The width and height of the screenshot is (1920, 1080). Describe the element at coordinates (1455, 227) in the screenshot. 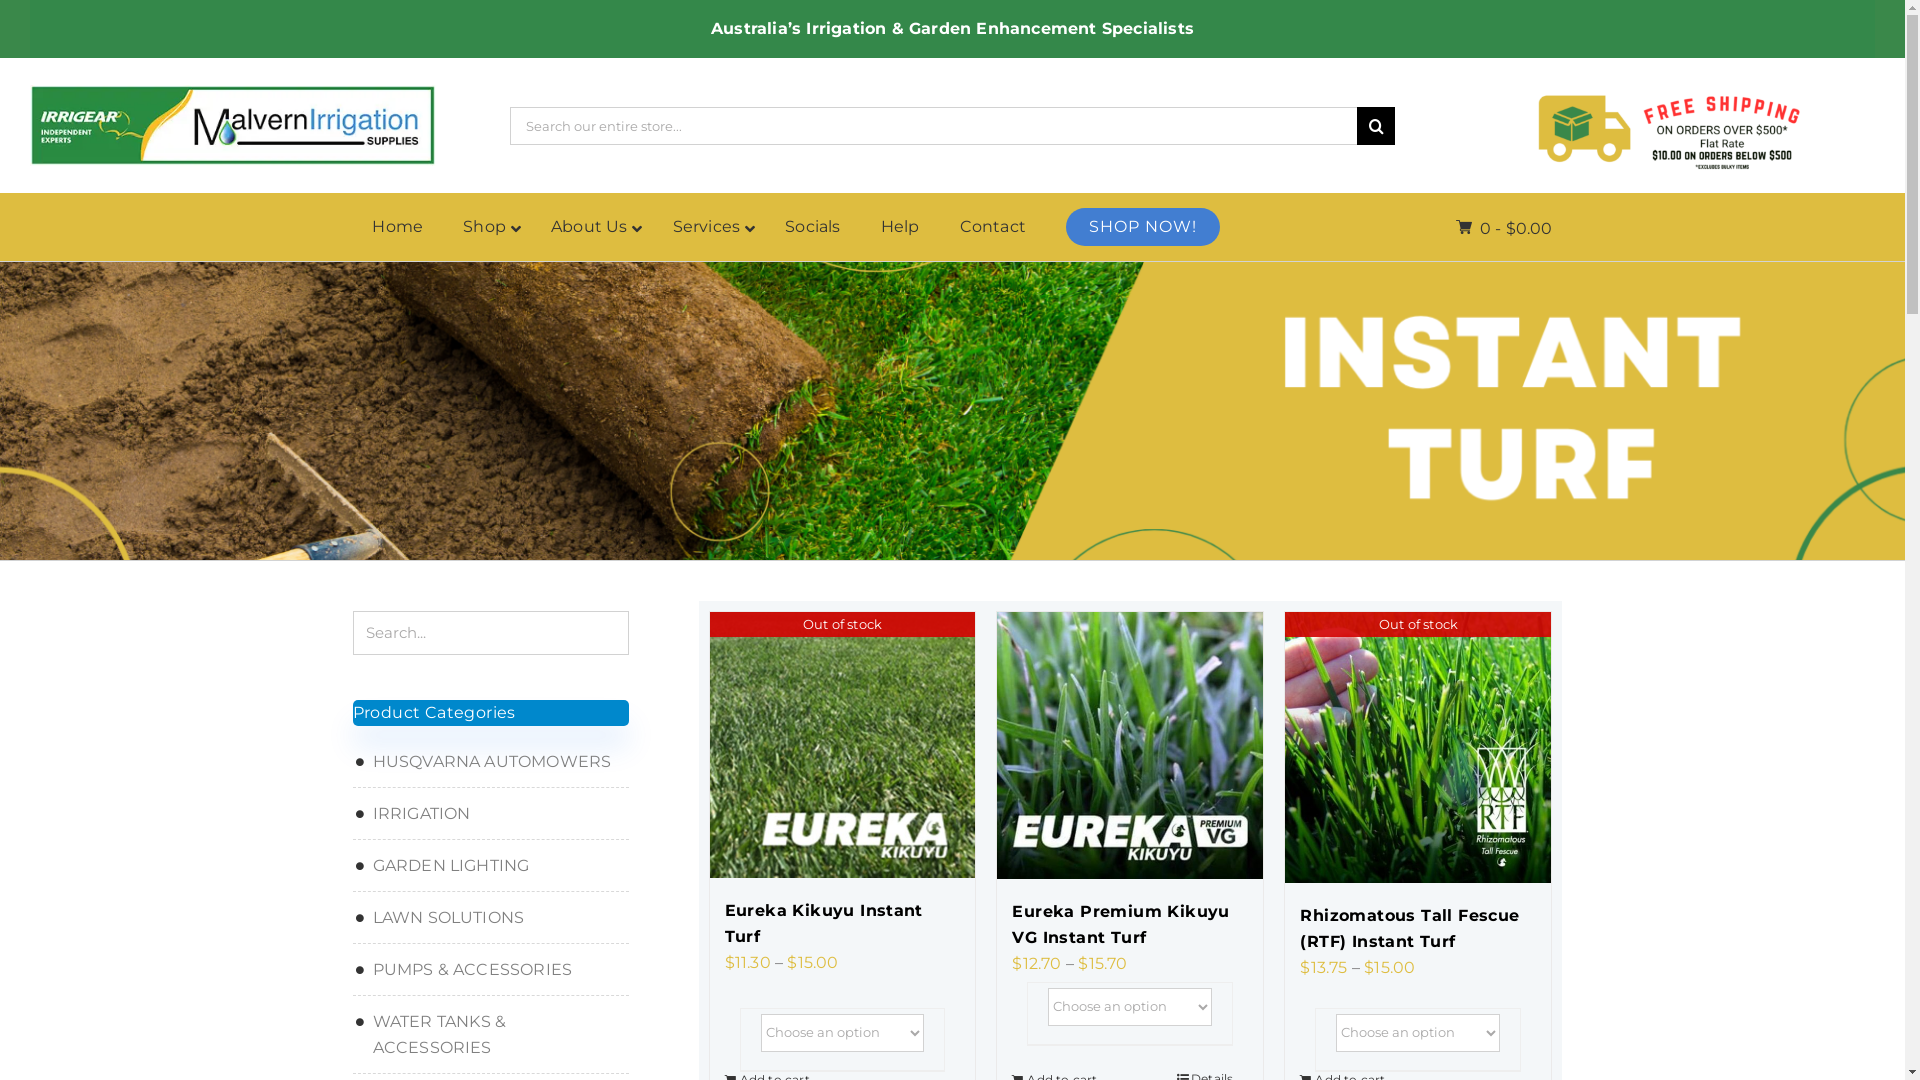

I see `'0 - $0.00'` at that location.